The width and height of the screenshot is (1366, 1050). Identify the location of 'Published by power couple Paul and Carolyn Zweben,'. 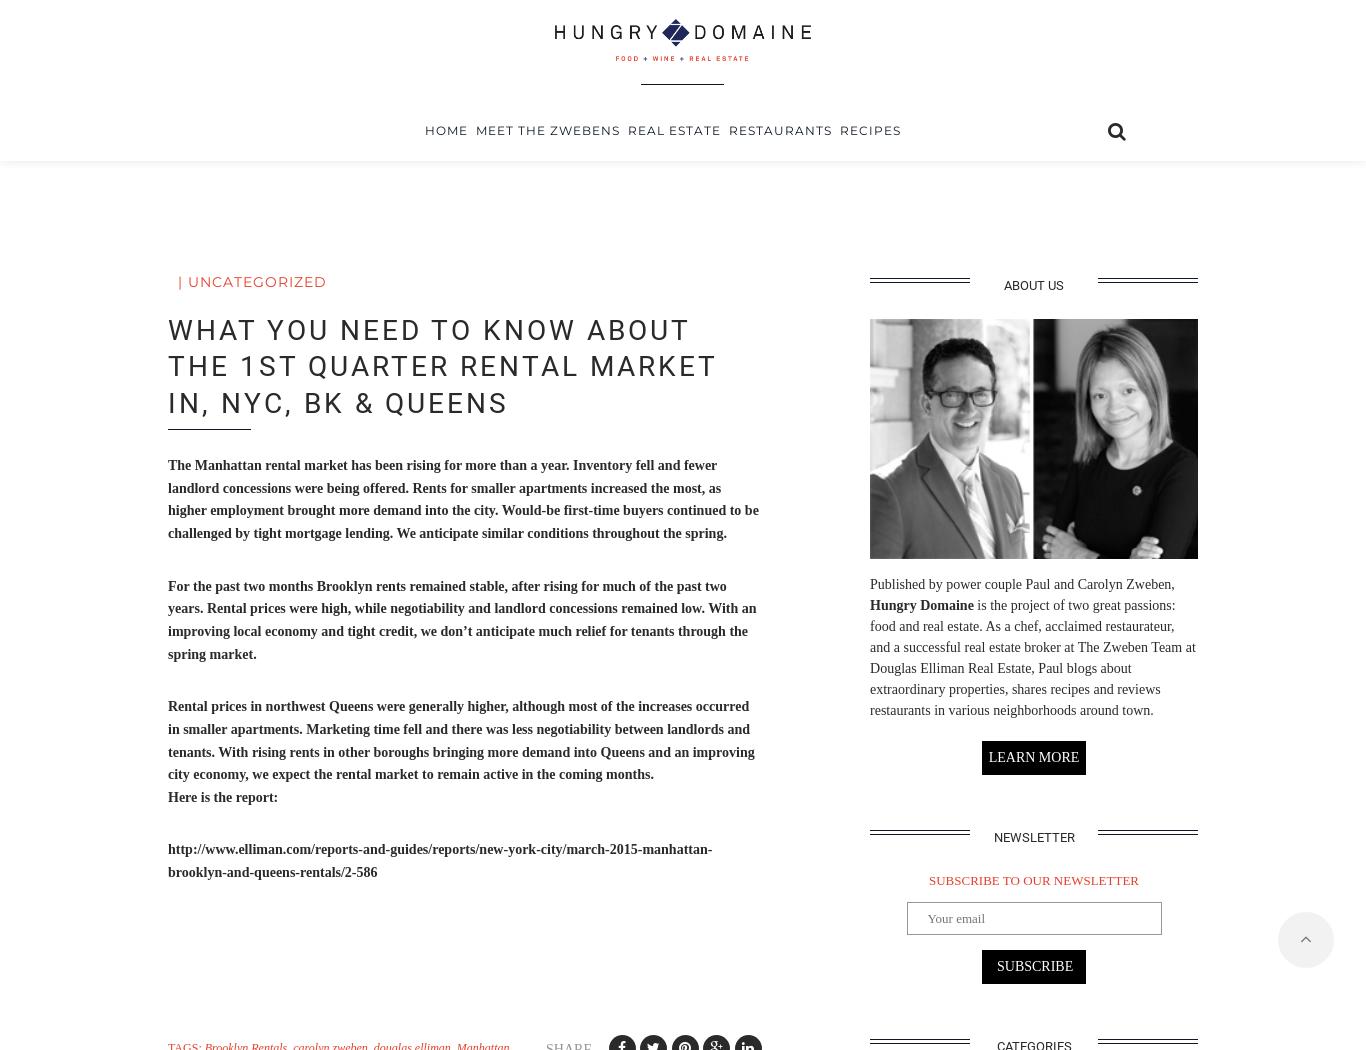
(1022, 582).